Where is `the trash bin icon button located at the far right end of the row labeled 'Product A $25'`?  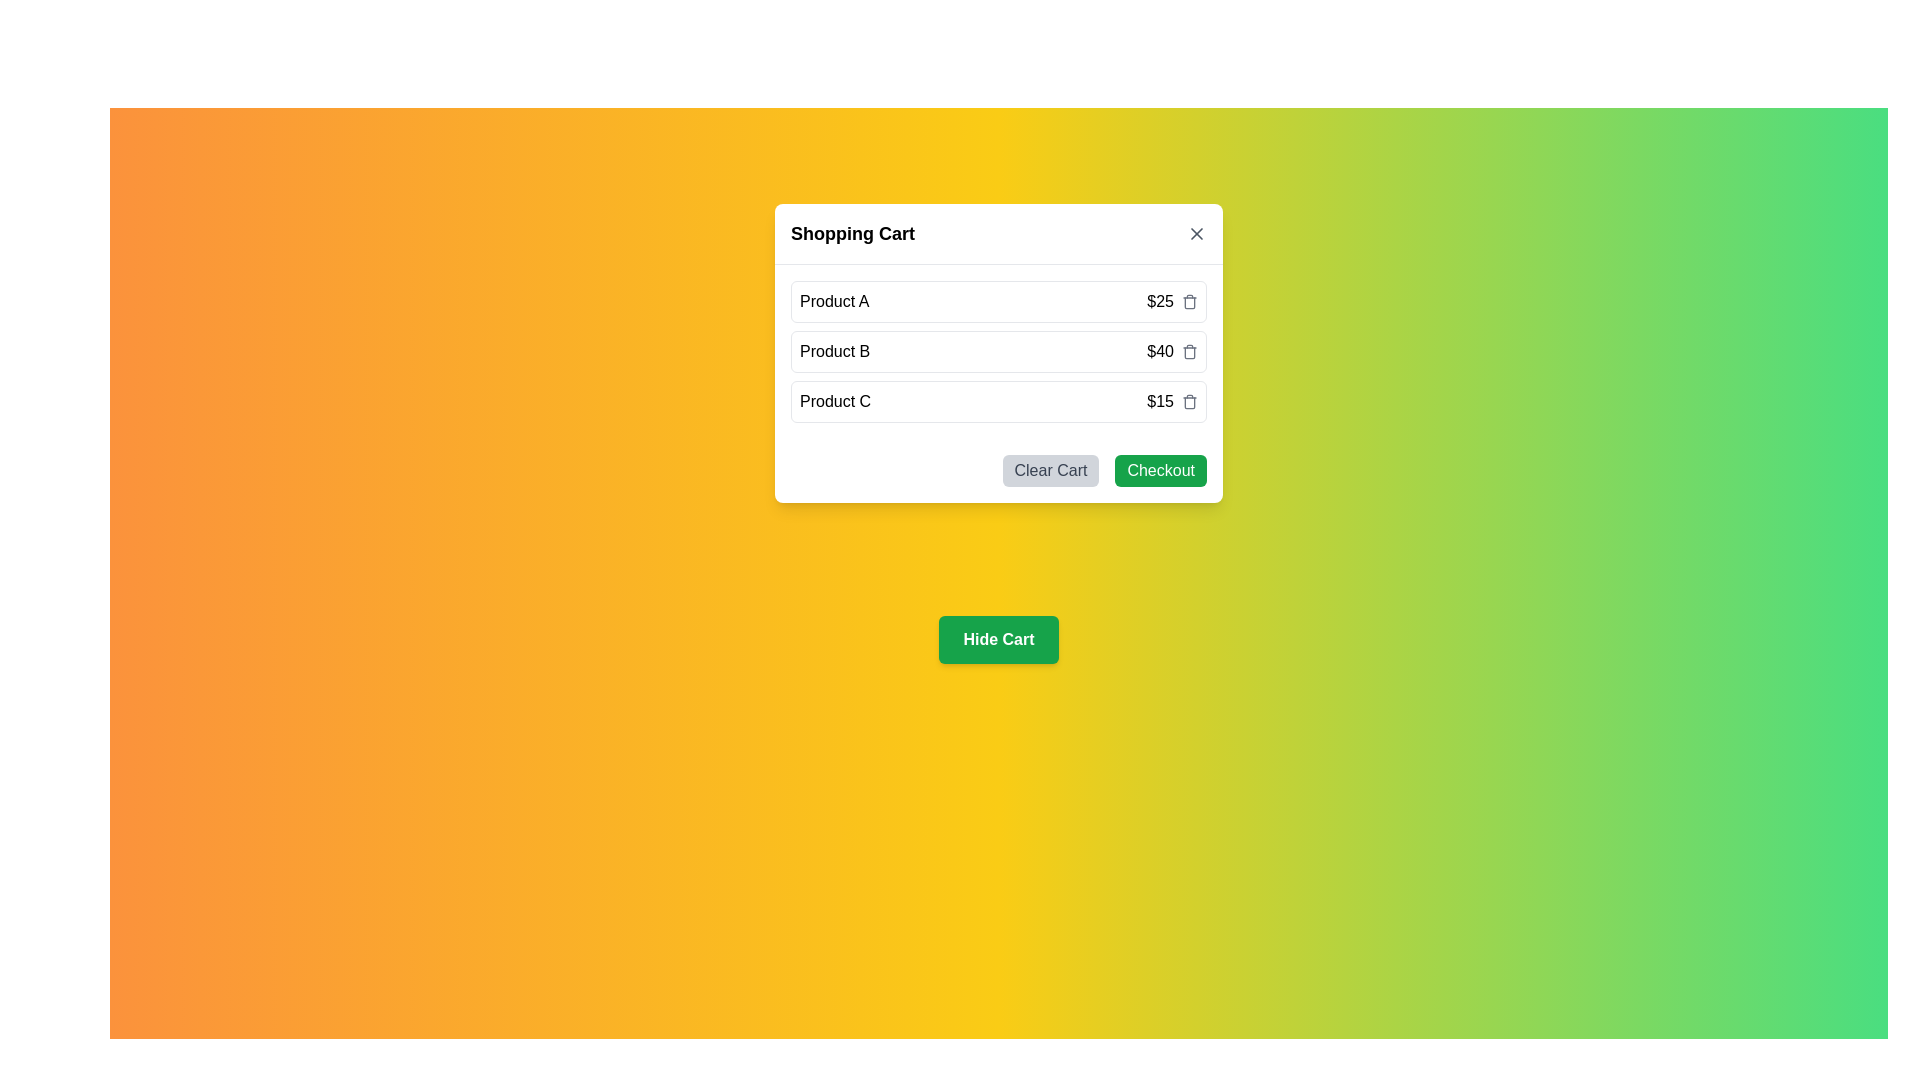
the trash bin icon button located at the far right end of the row labeled 'Product A $25' is located at coordinates (1190, 301).